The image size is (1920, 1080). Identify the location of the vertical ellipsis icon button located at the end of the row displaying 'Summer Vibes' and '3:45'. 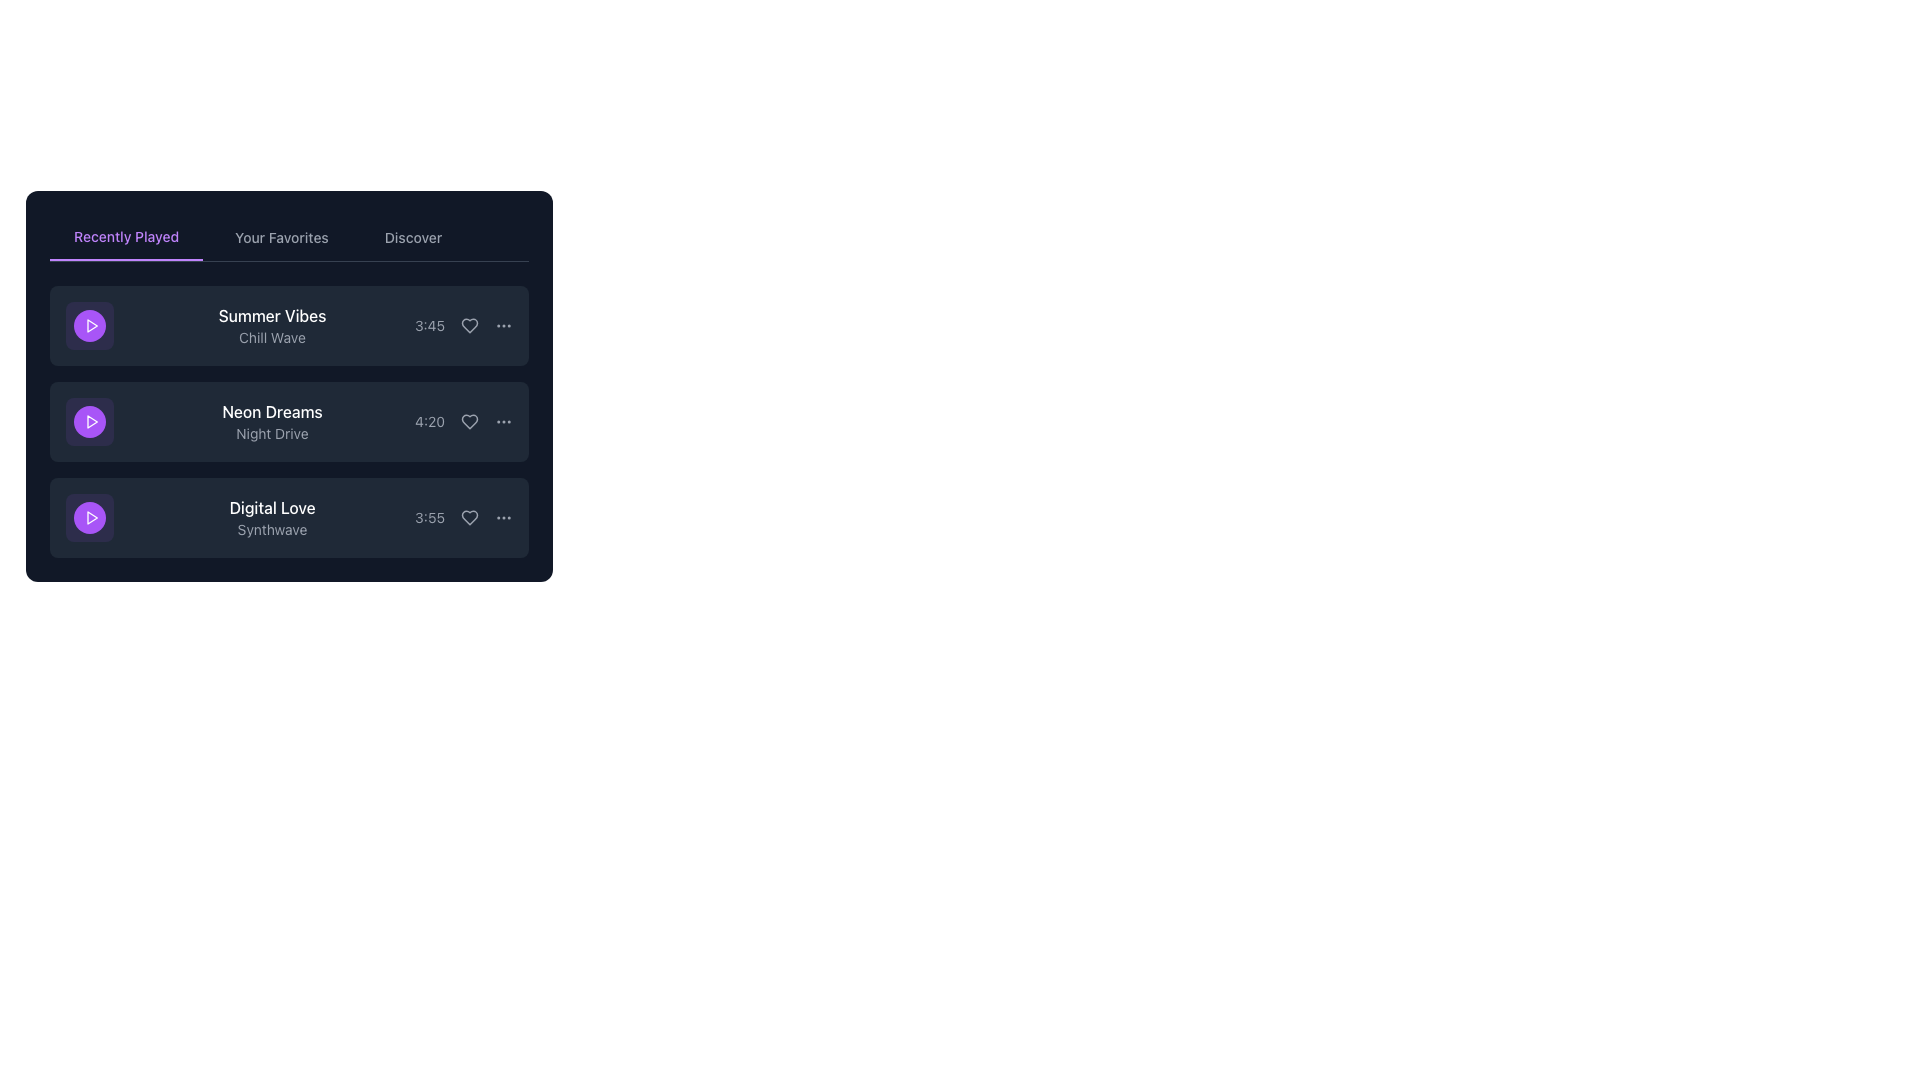
(504, 325).